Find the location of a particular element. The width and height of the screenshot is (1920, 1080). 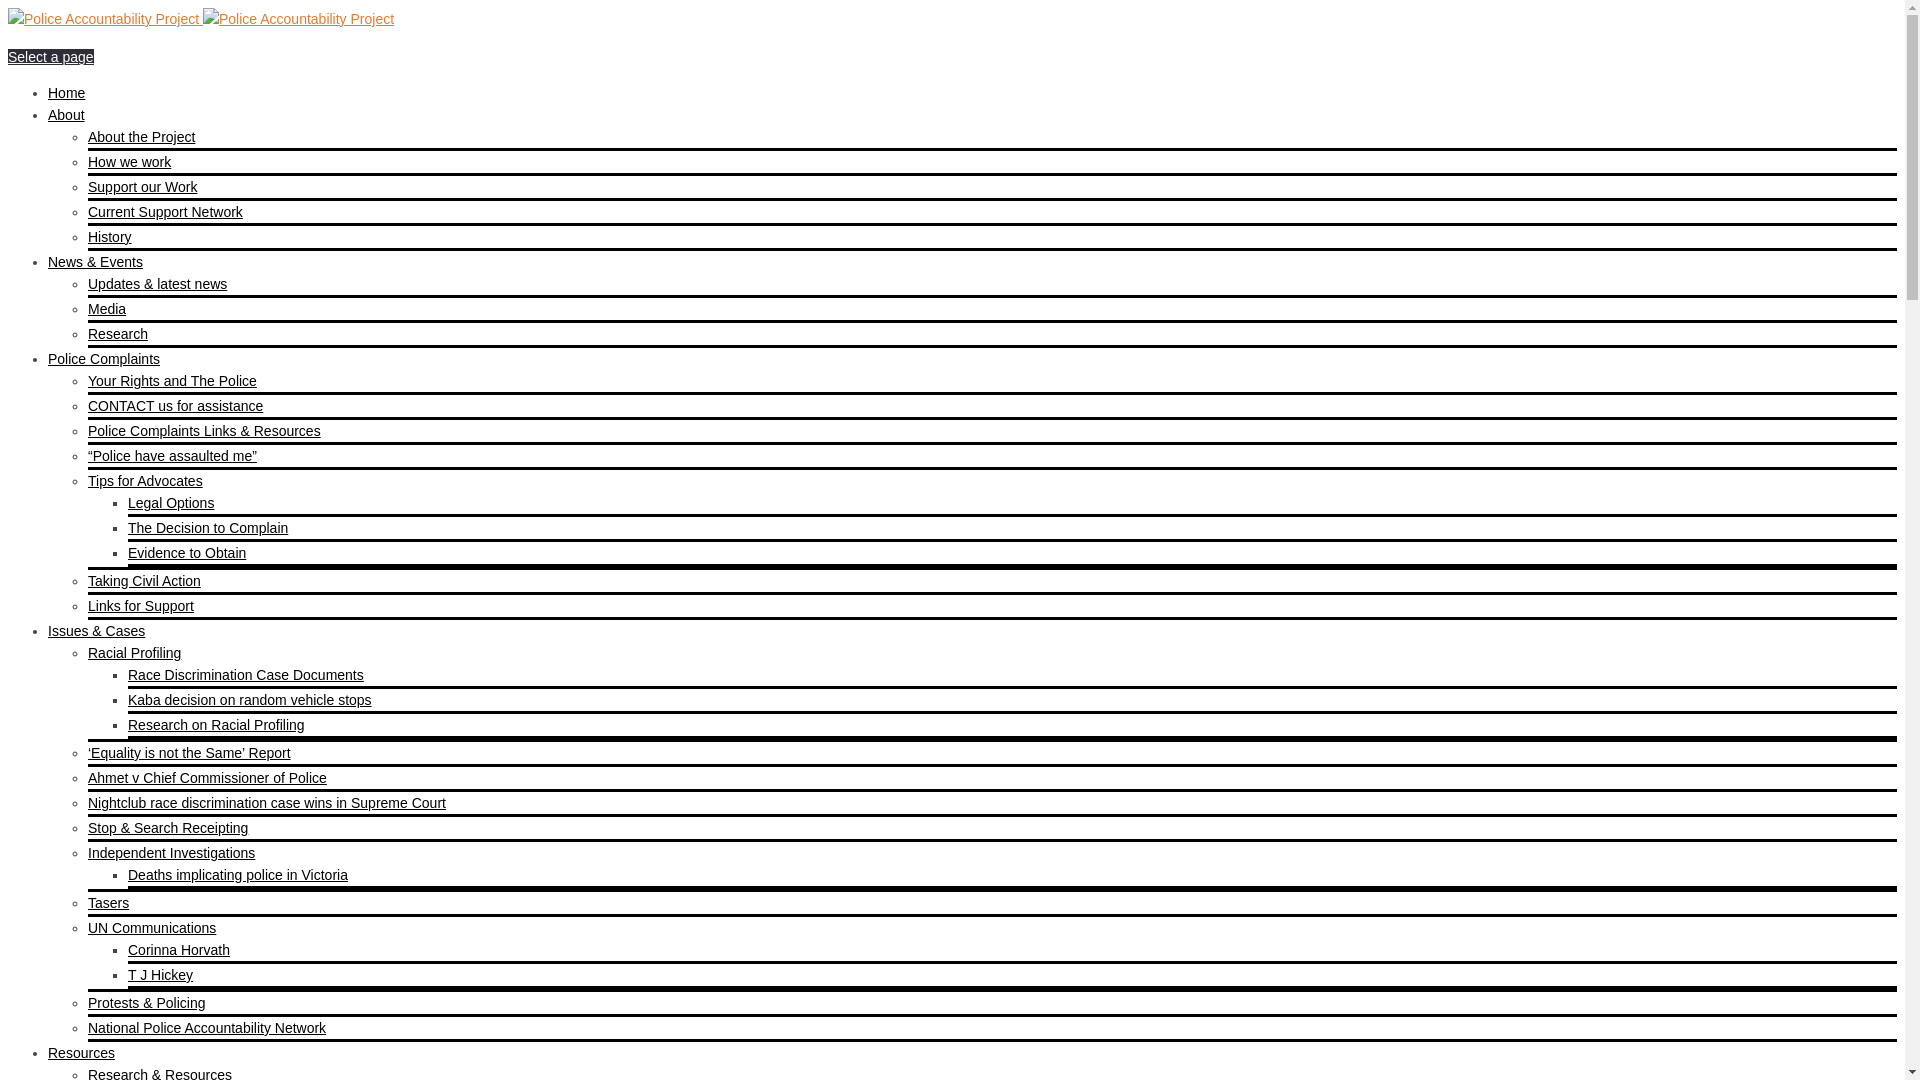

'Race Discrimination Case Documents' is located at coordinates (244, 675).